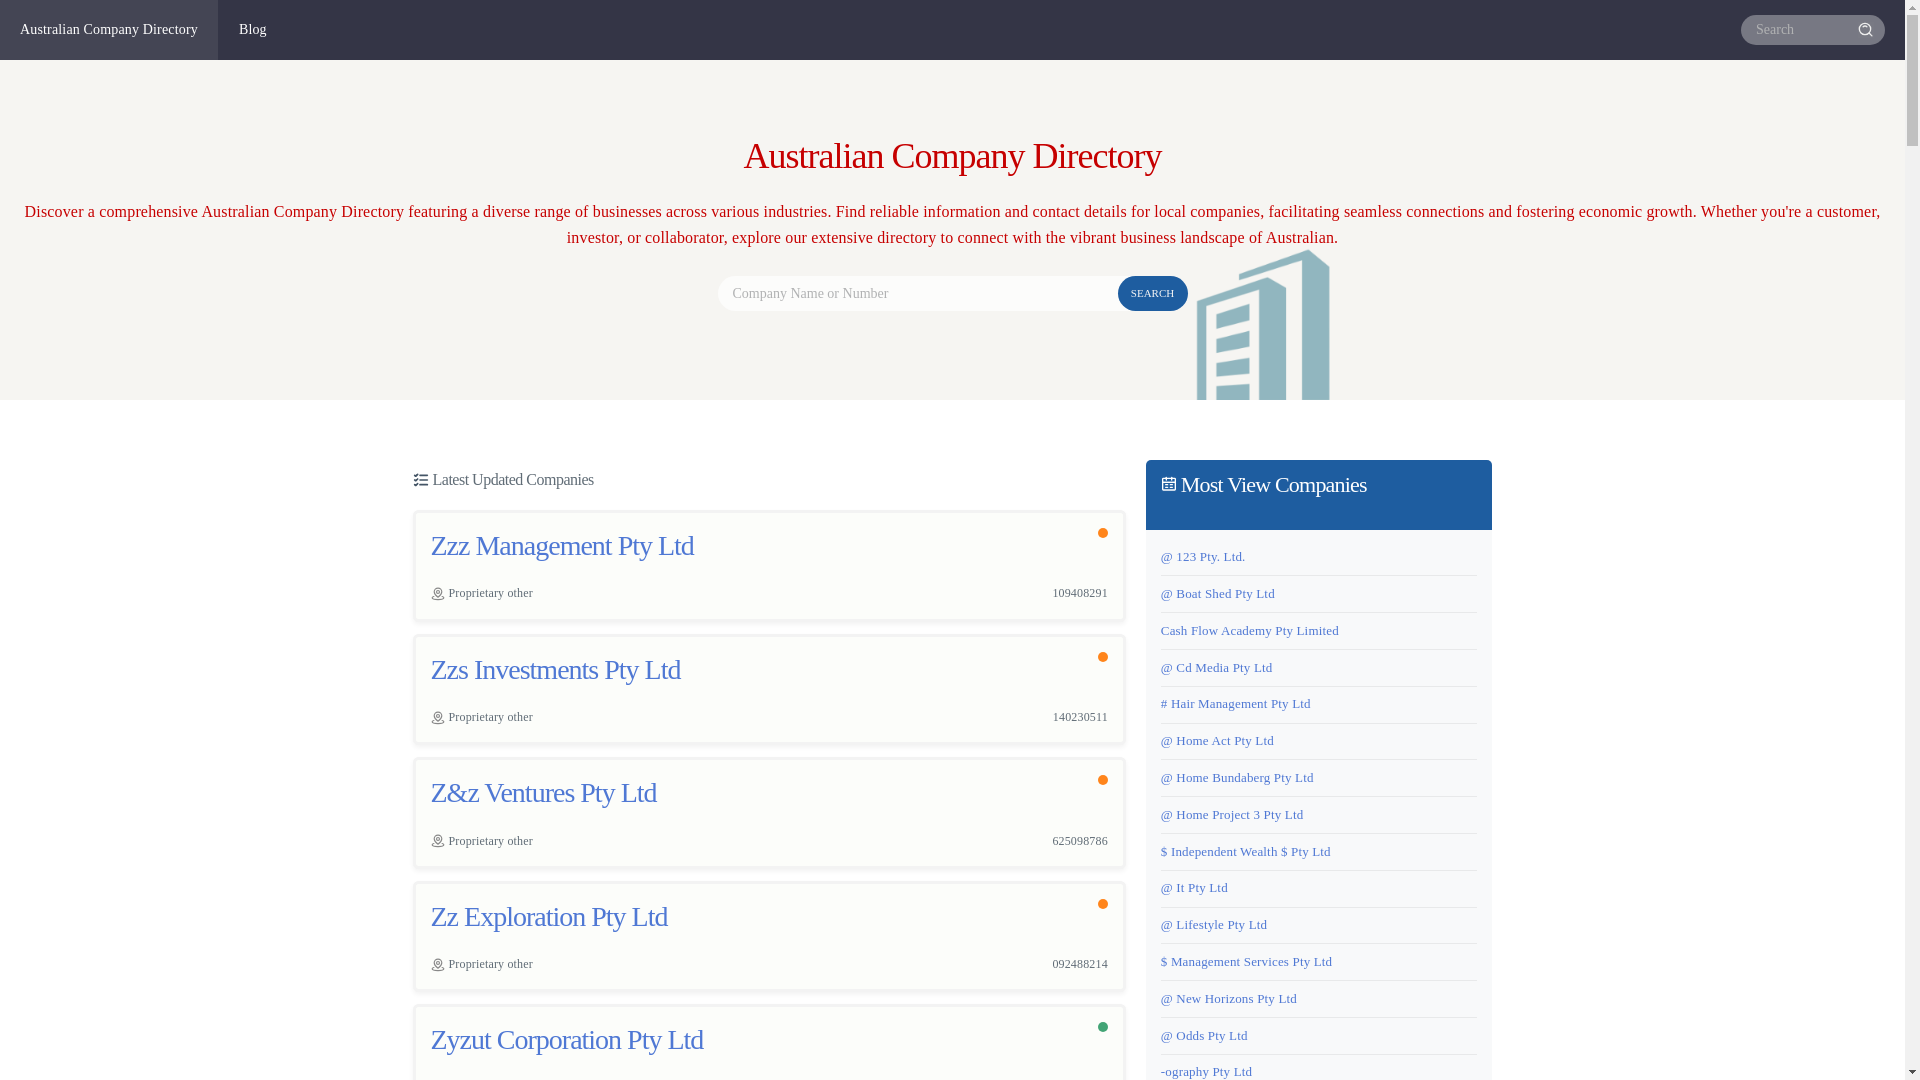 The height and width of the screenshot is (1080, 1920). What do you see at coordinates (1161, 592) in the screenshot?
I see `'@ Boat Shed Pty Ltd'` at bounding box center [1161, 592].